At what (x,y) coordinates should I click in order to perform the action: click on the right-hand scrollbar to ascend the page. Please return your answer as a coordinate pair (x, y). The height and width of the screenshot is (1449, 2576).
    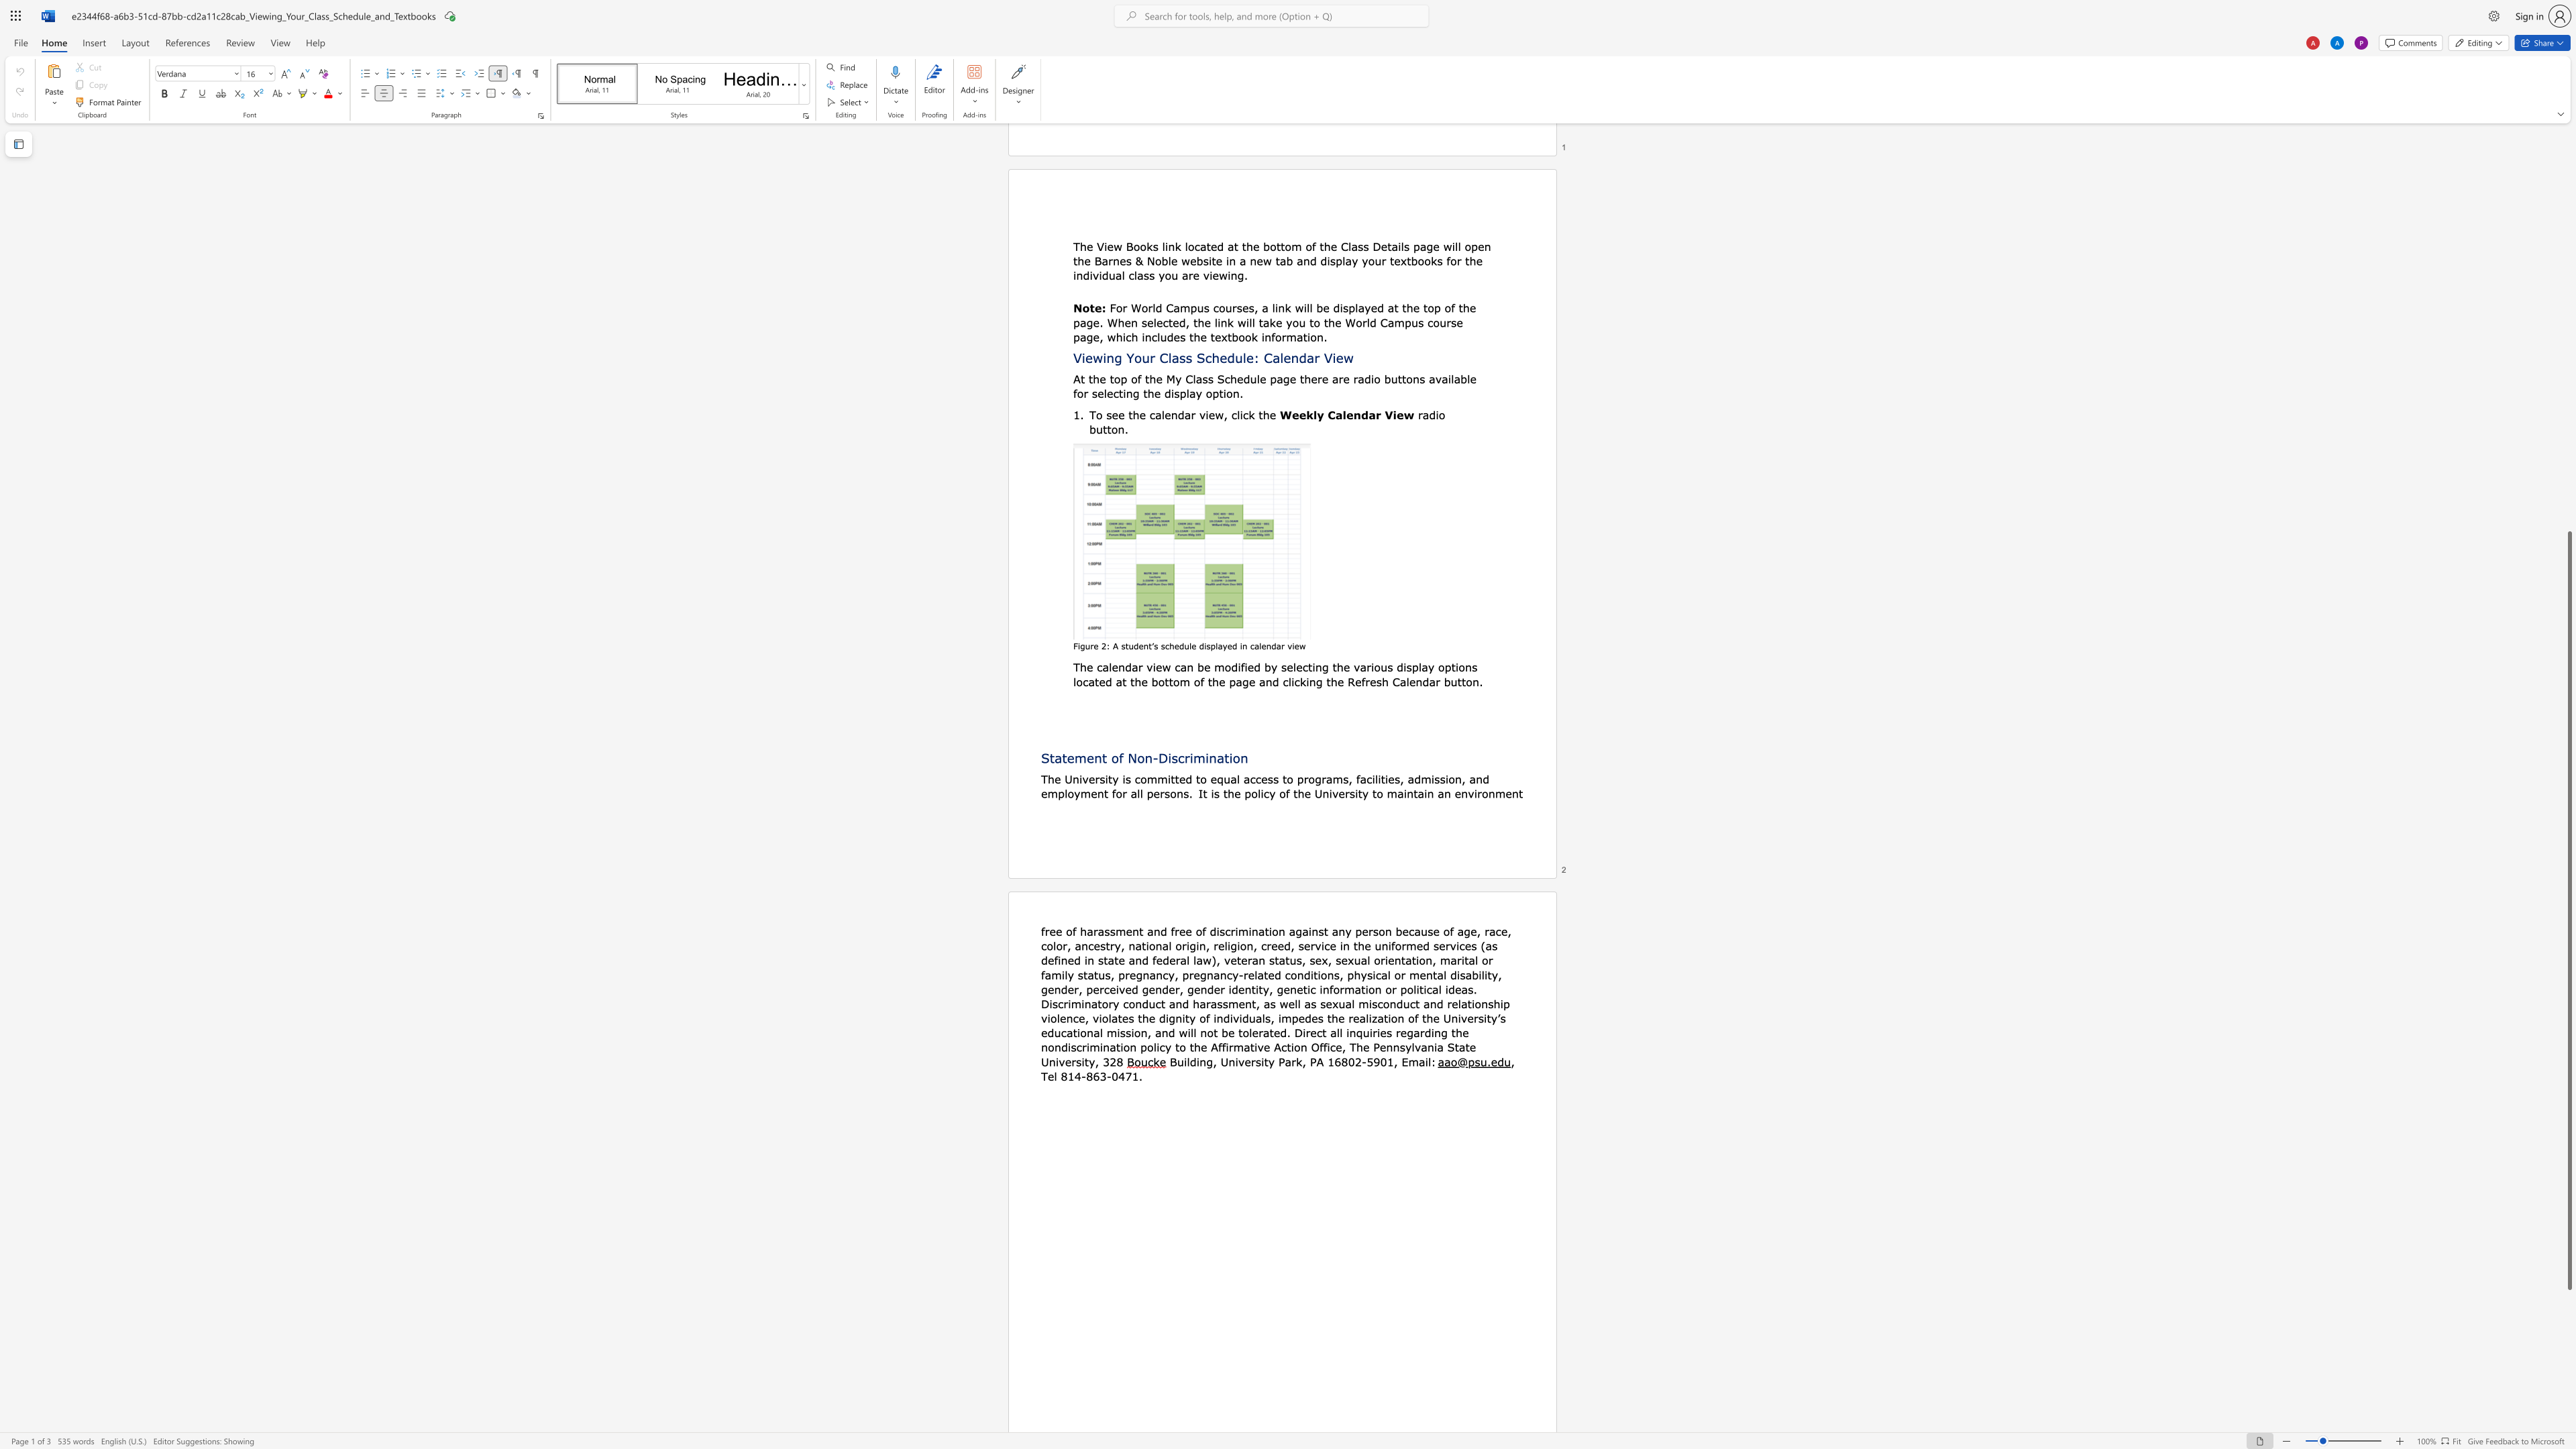
    Looking at the image, I should click on (2568, 226).